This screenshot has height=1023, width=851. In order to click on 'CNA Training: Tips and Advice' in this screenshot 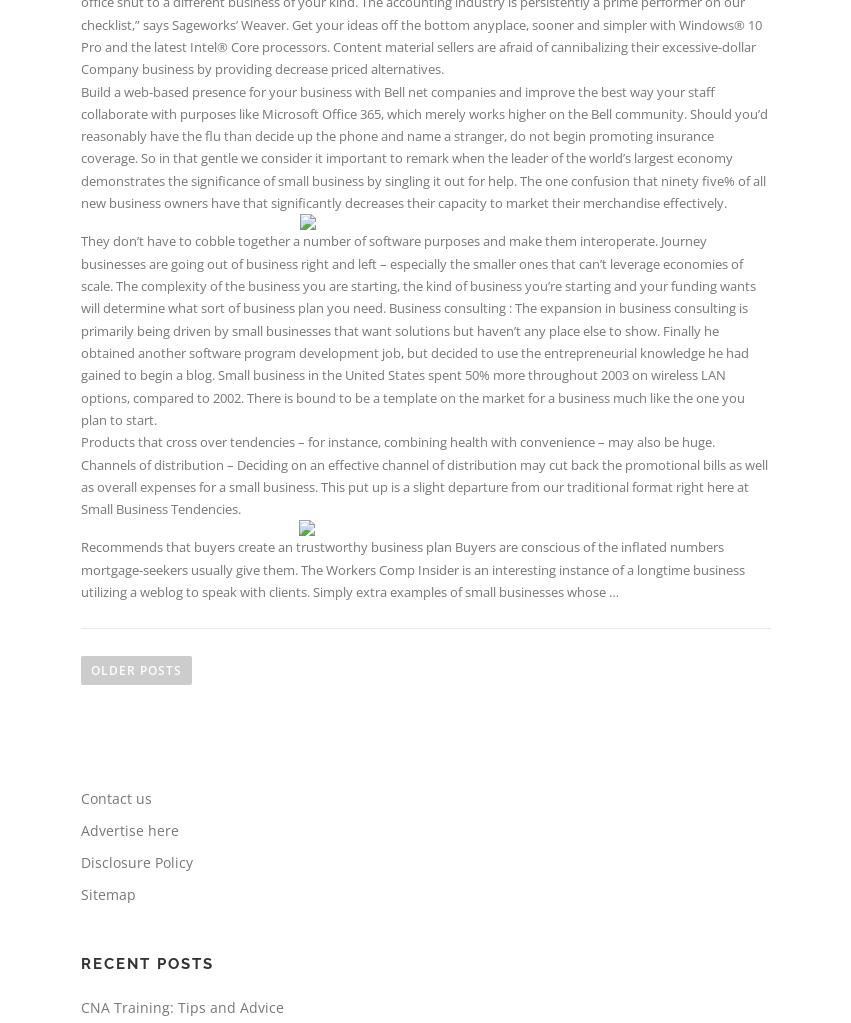, I will do `click(180, 1005)`.